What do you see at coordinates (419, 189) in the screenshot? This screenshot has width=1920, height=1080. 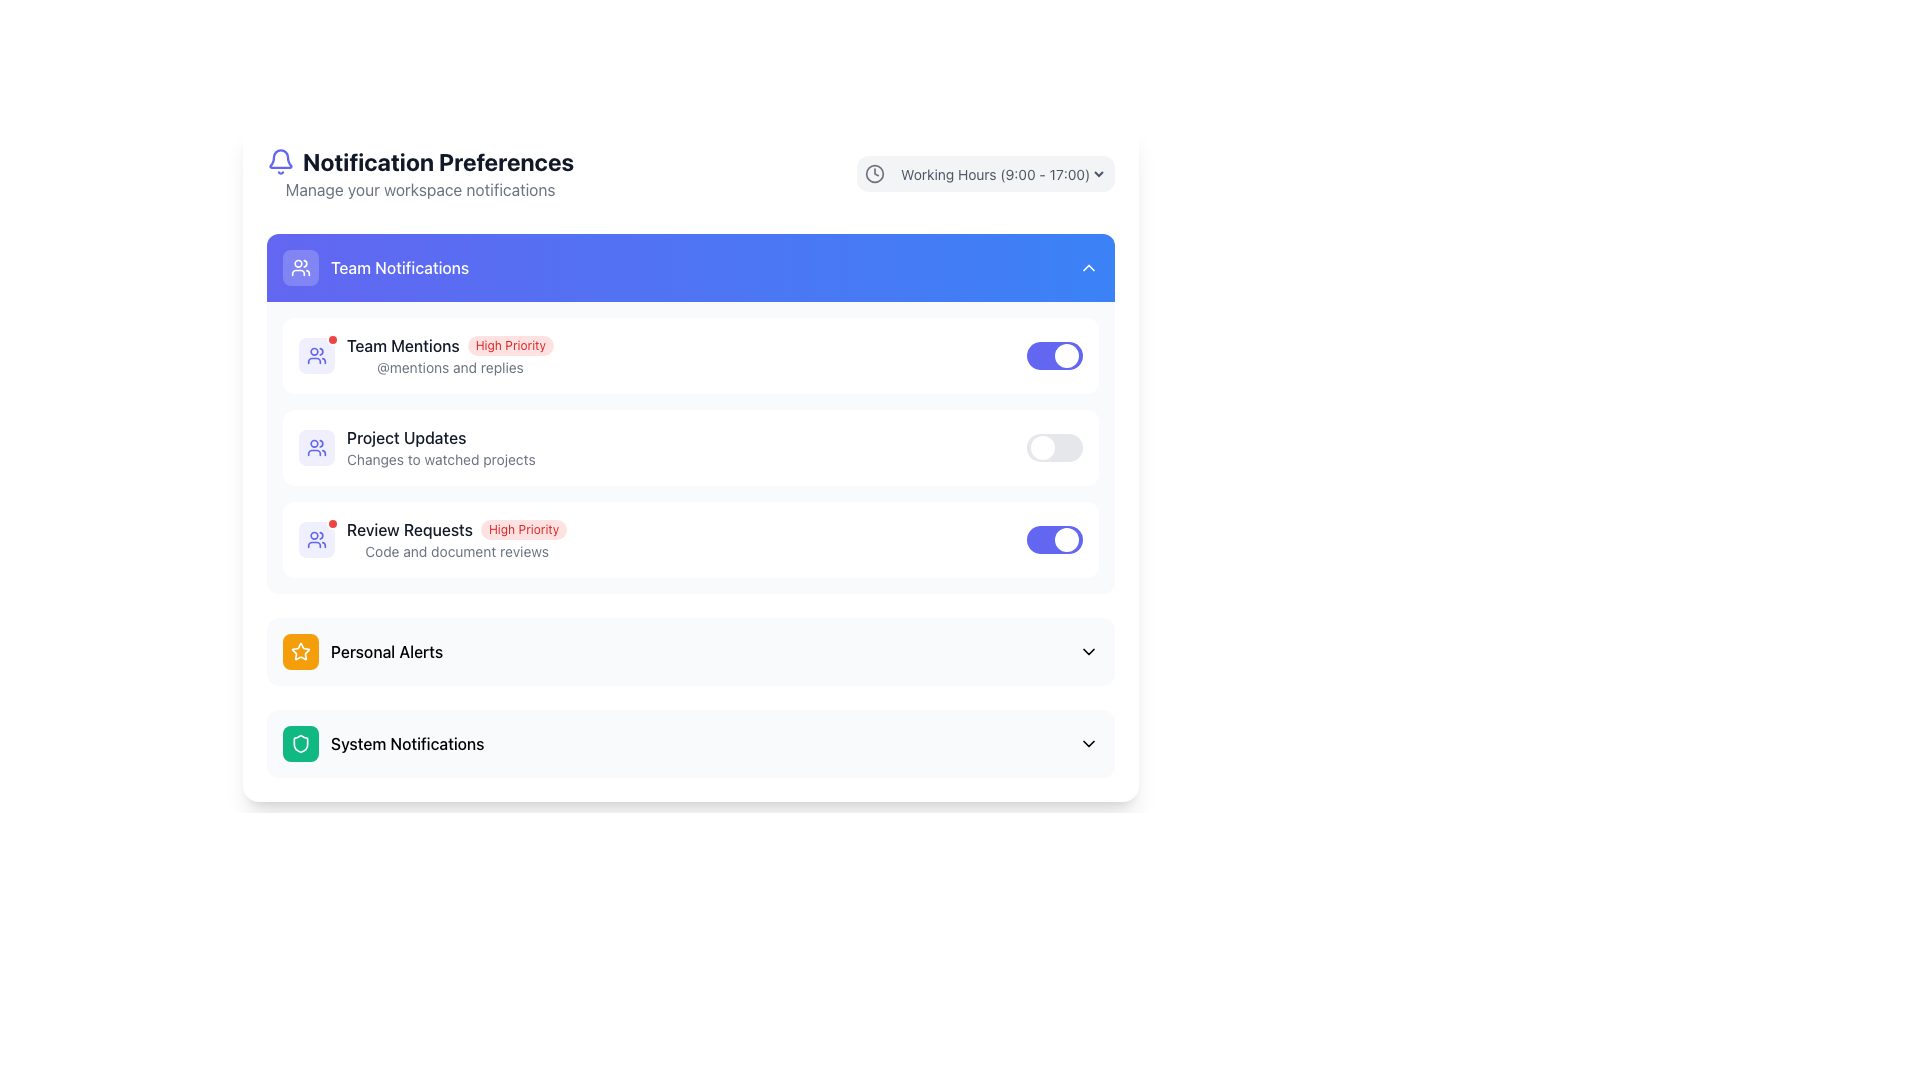 I see `the text label that reads 'Manage your workspace notifications.' which is styled in gray and located below the 'Notification Preferences' header` at bounding box center [419, 189].